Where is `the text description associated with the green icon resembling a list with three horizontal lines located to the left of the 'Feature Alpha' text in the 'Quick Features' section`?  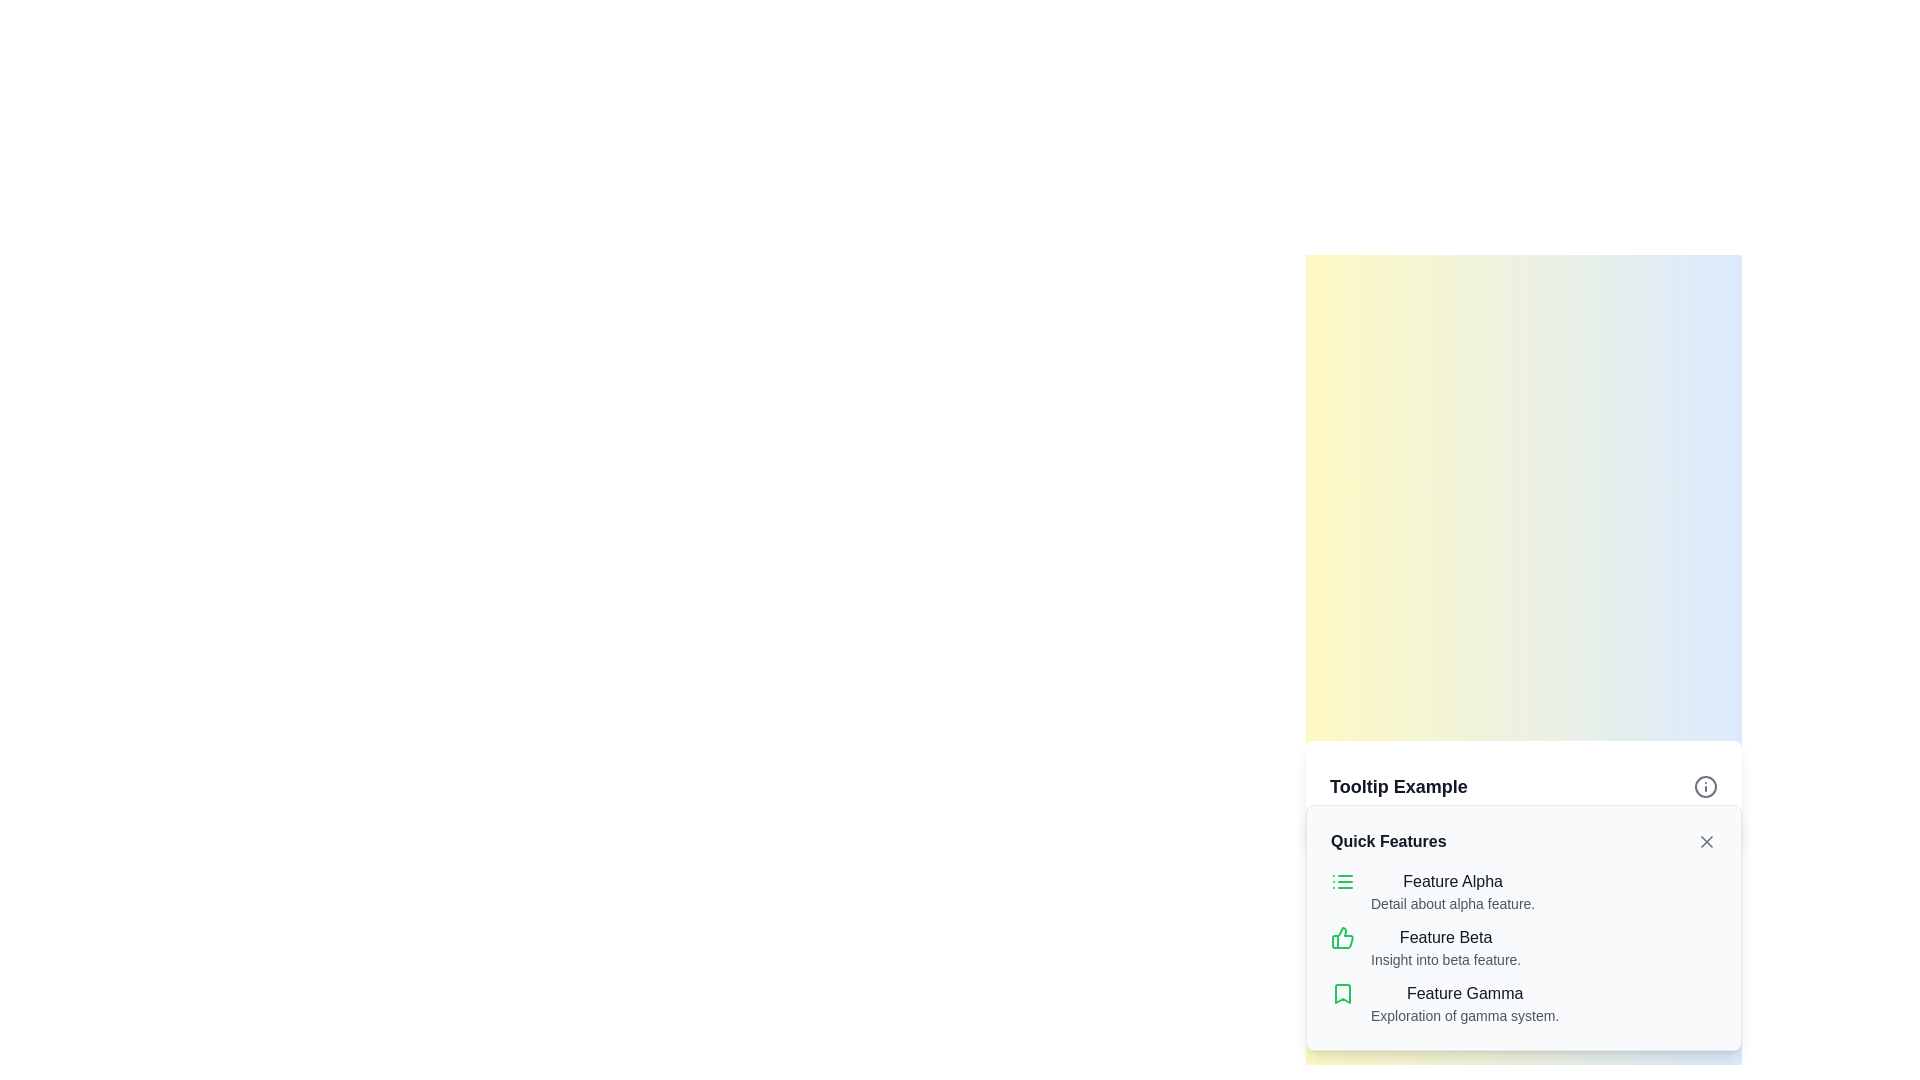 the text description associated with the green icon resembling a list with three horizontal lines located to the left of the 'Feature Alpha' text in the 'Quick Features' section is located at coordinates (1343, 881).